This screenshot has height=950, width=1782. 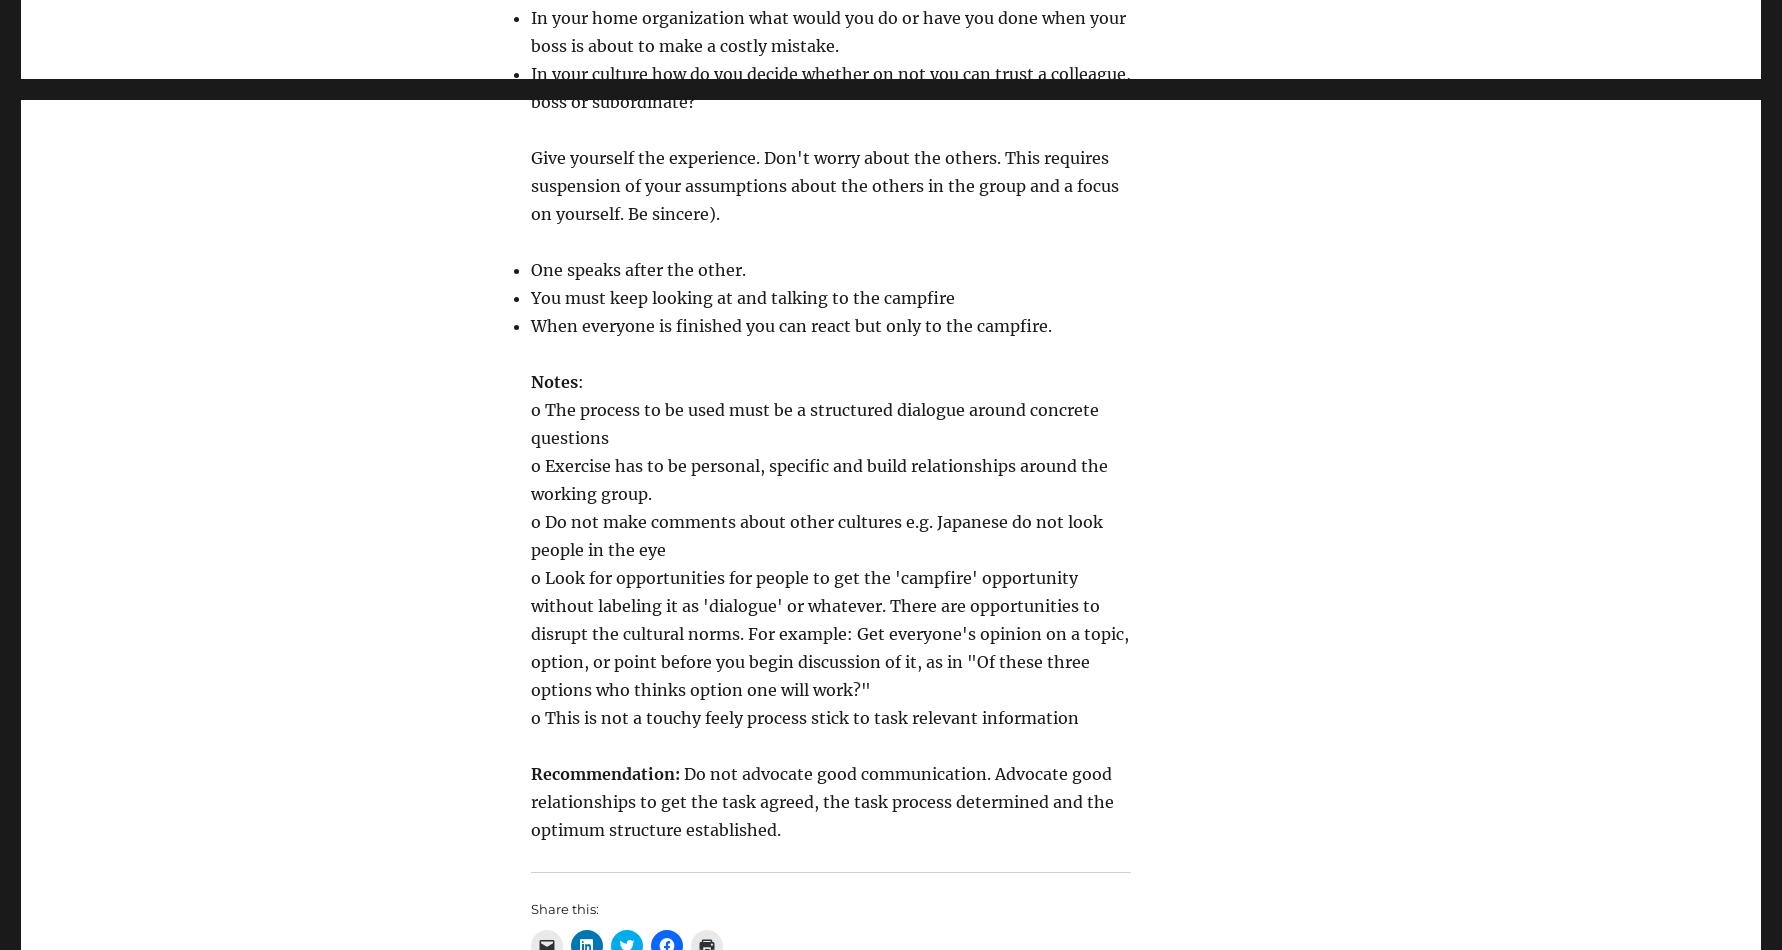 I want to click on 'You must keep looking at and talking to the campfire', so click(x=742, y=297).